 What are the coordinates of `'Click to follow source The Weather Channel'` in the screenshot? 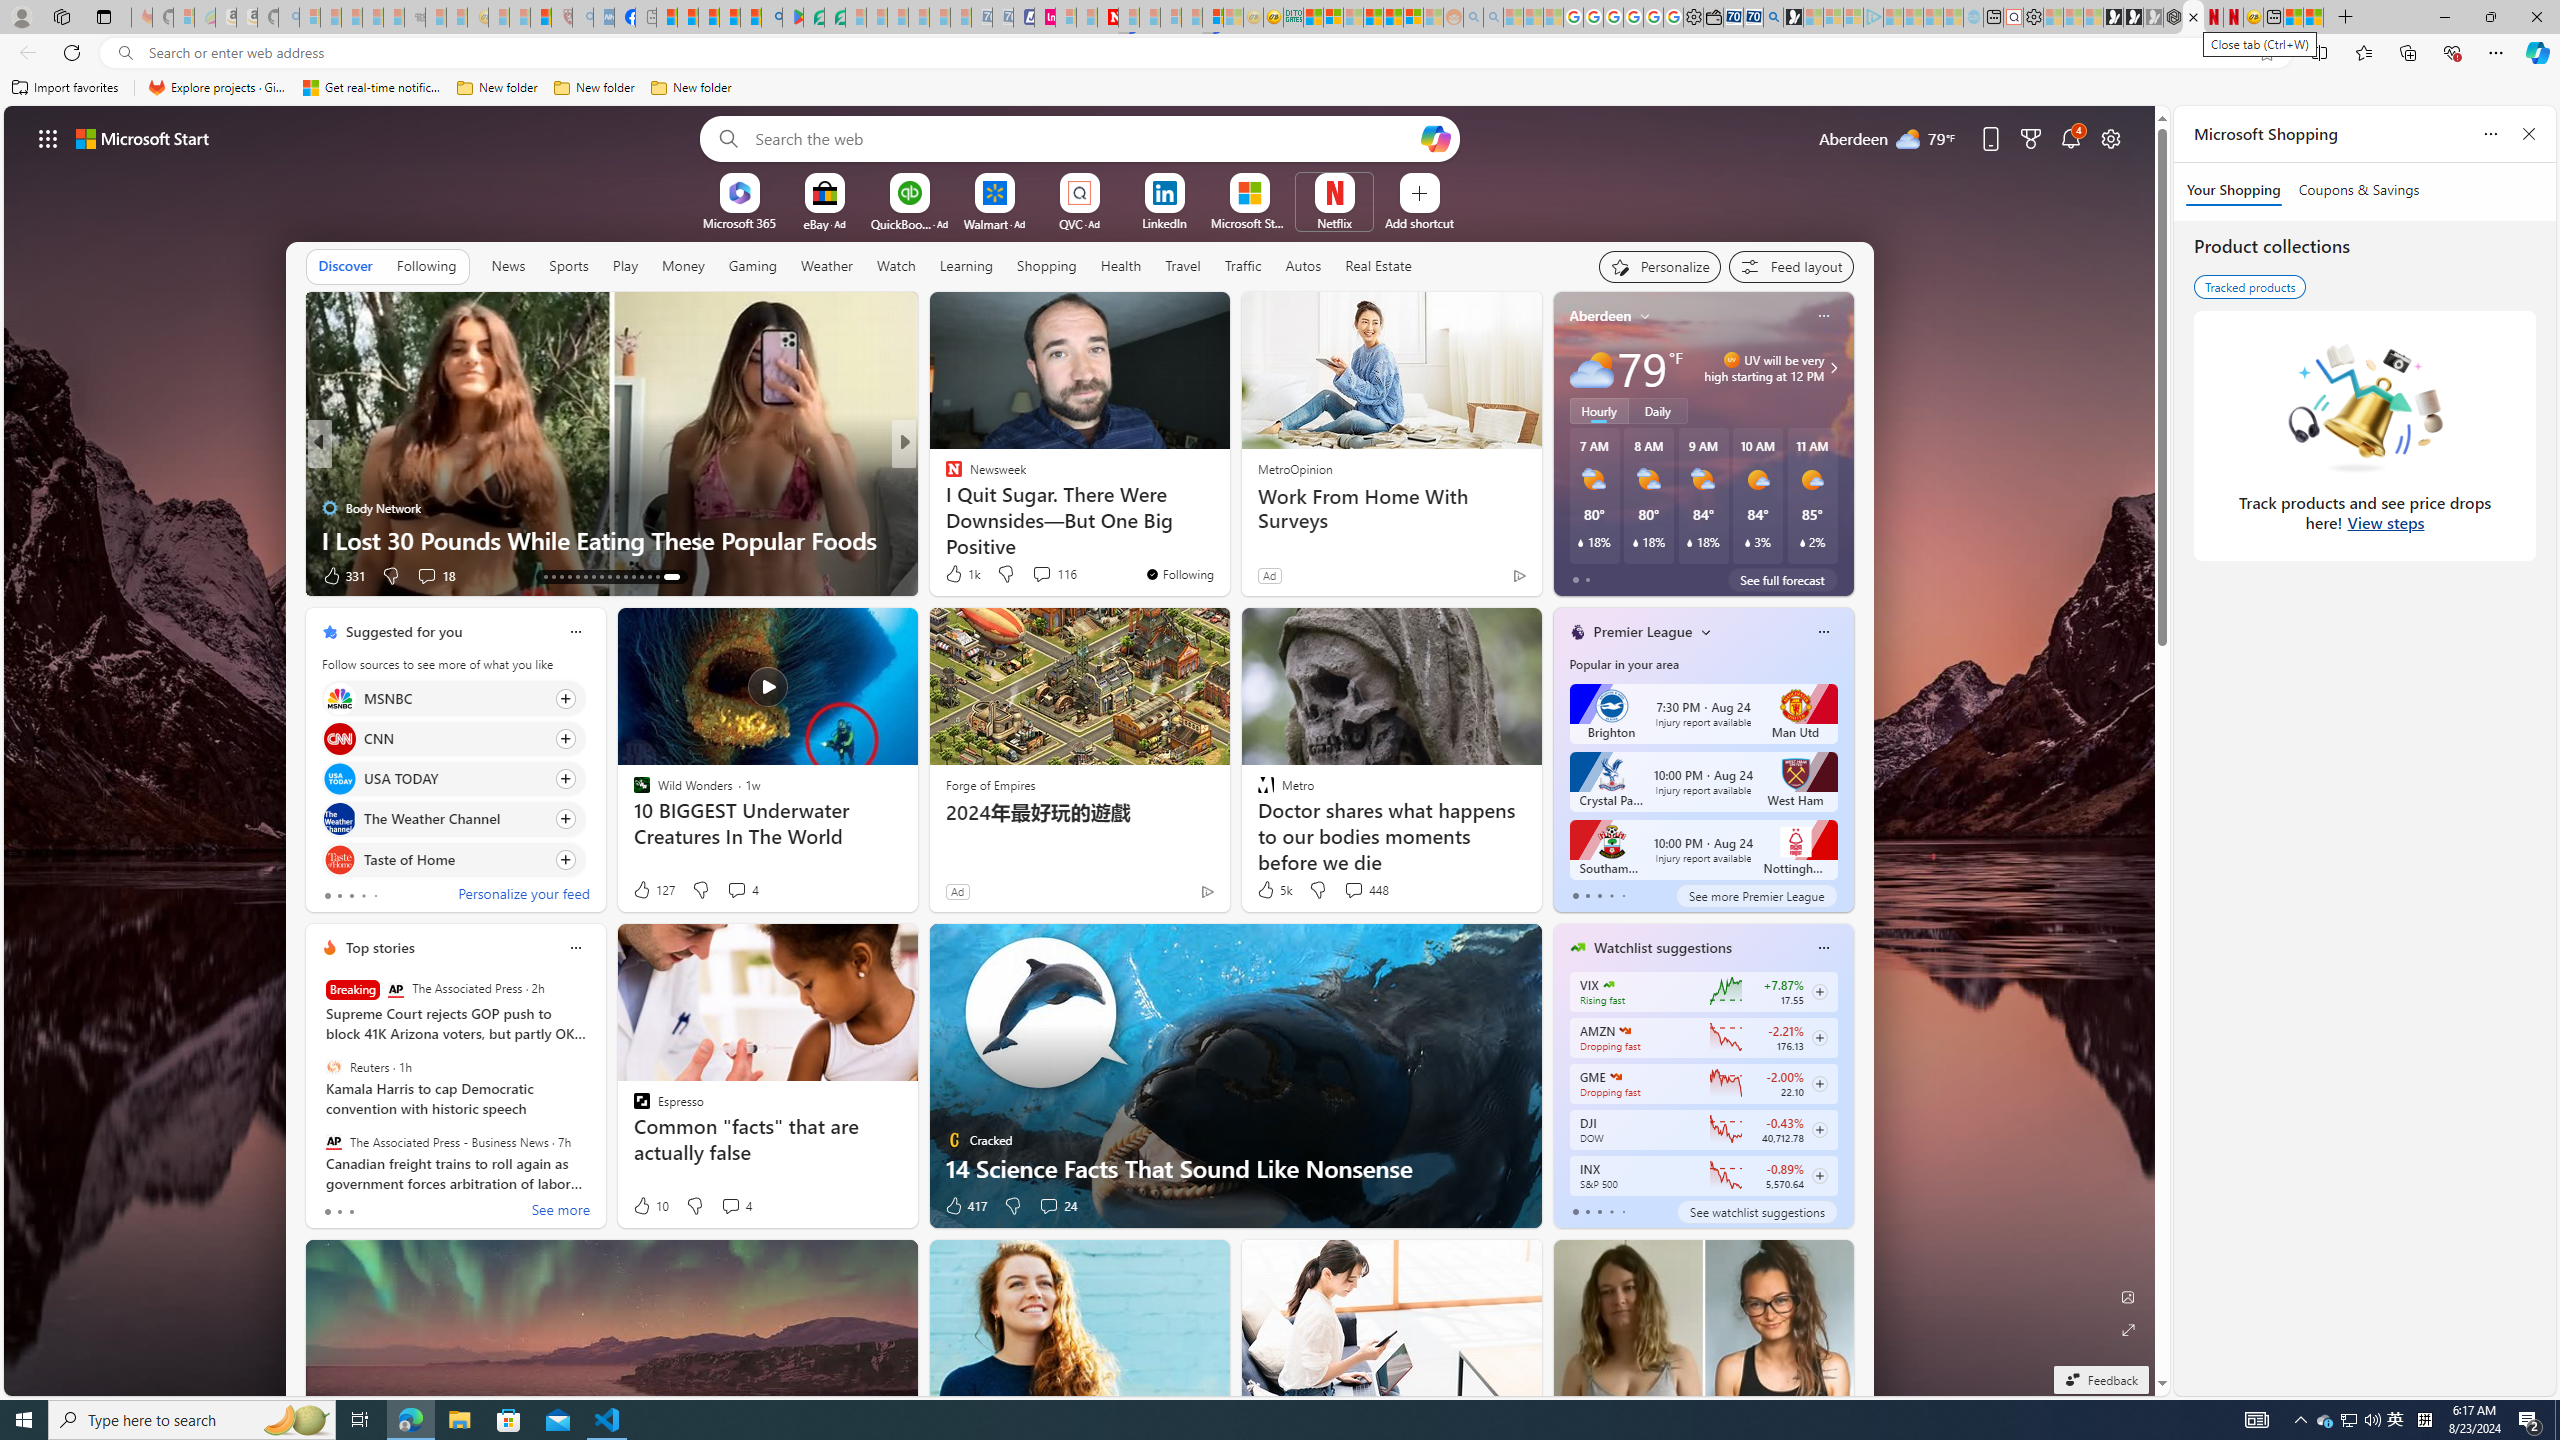 It's located at (452, 819).